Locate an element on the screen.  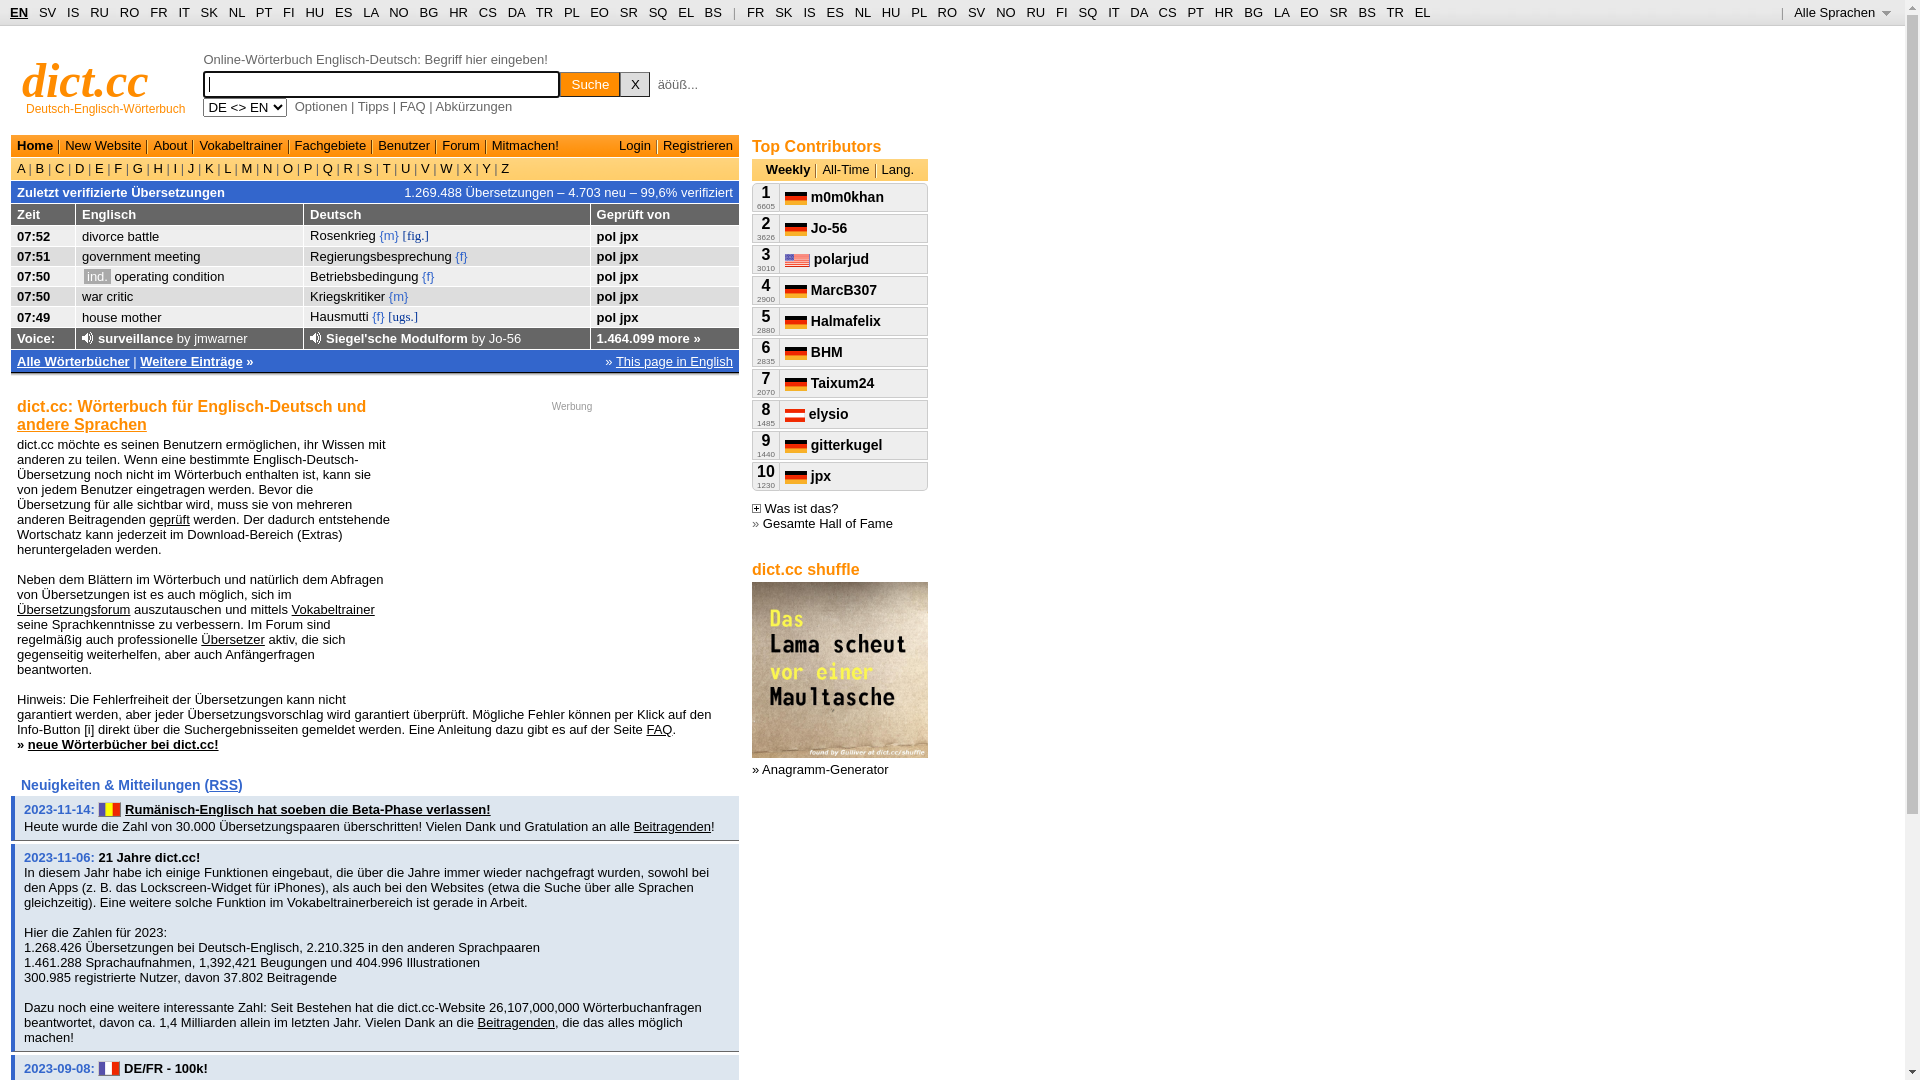
'EO' is located at coordinates (589, 12).